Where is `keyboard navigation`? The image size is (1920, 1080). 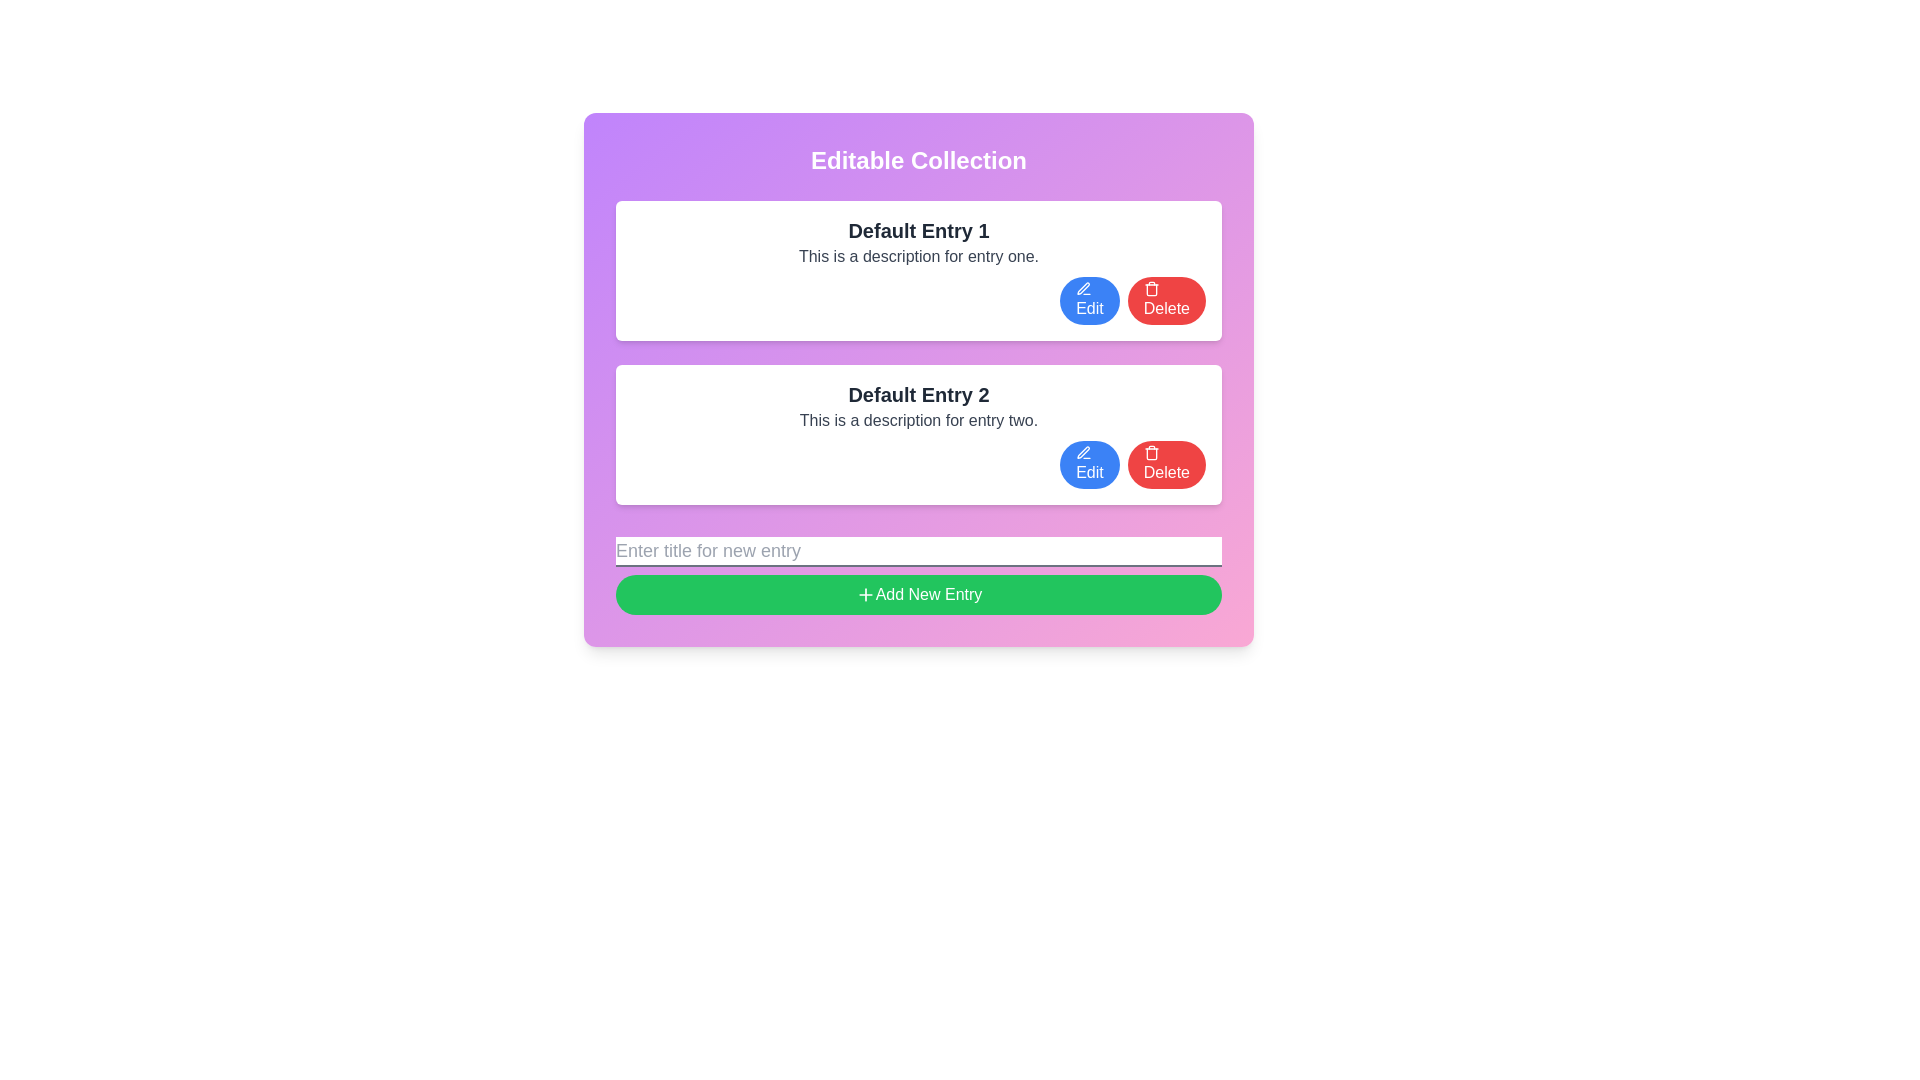
keyboard navigation is located at coordinates (1083, 289).